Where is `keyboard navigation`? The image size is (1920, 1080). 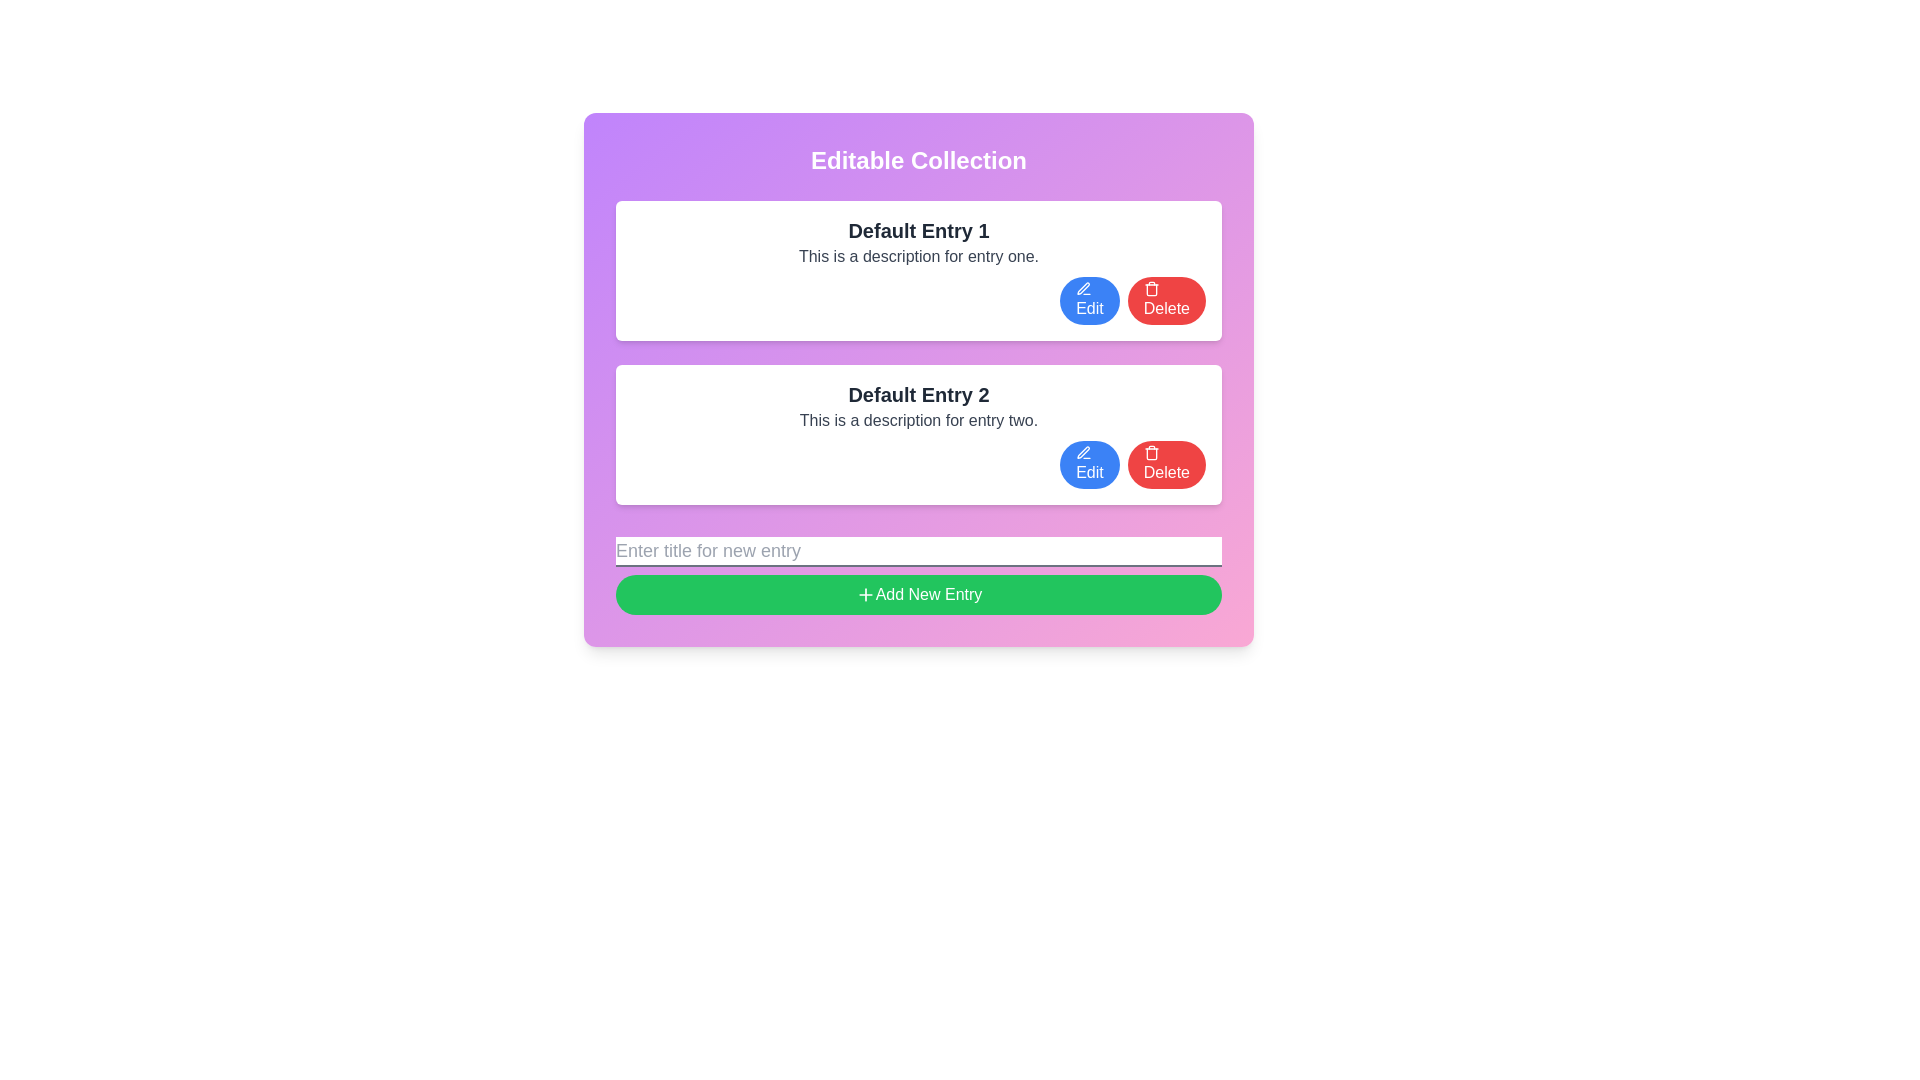
keyboard navigation is located at coordinates (1083, 289).